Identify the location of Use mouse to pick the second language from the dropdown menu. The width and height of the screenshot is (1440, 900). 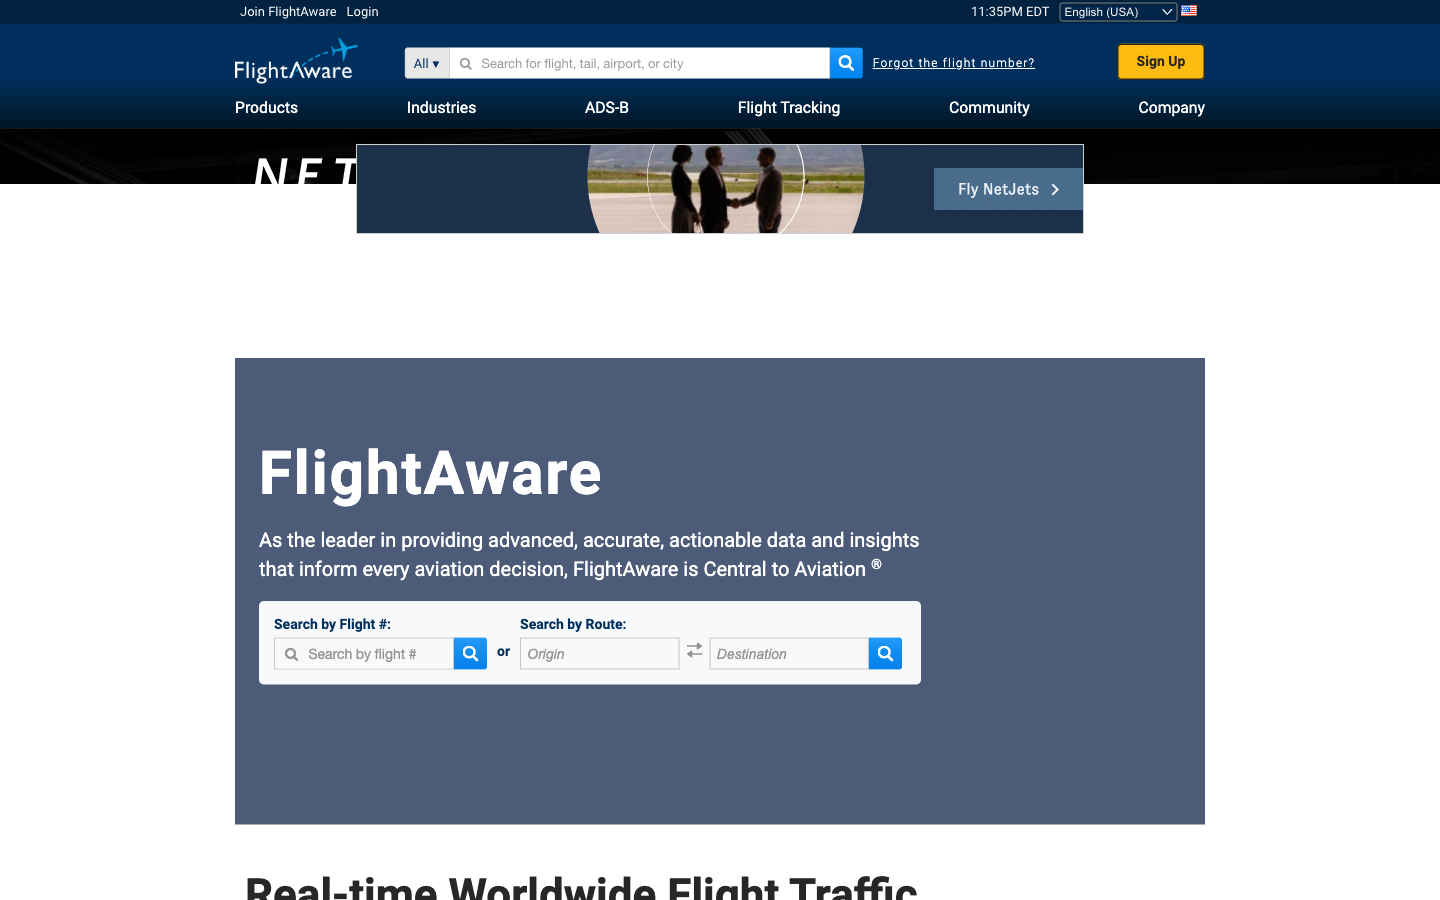
(1118, 10).